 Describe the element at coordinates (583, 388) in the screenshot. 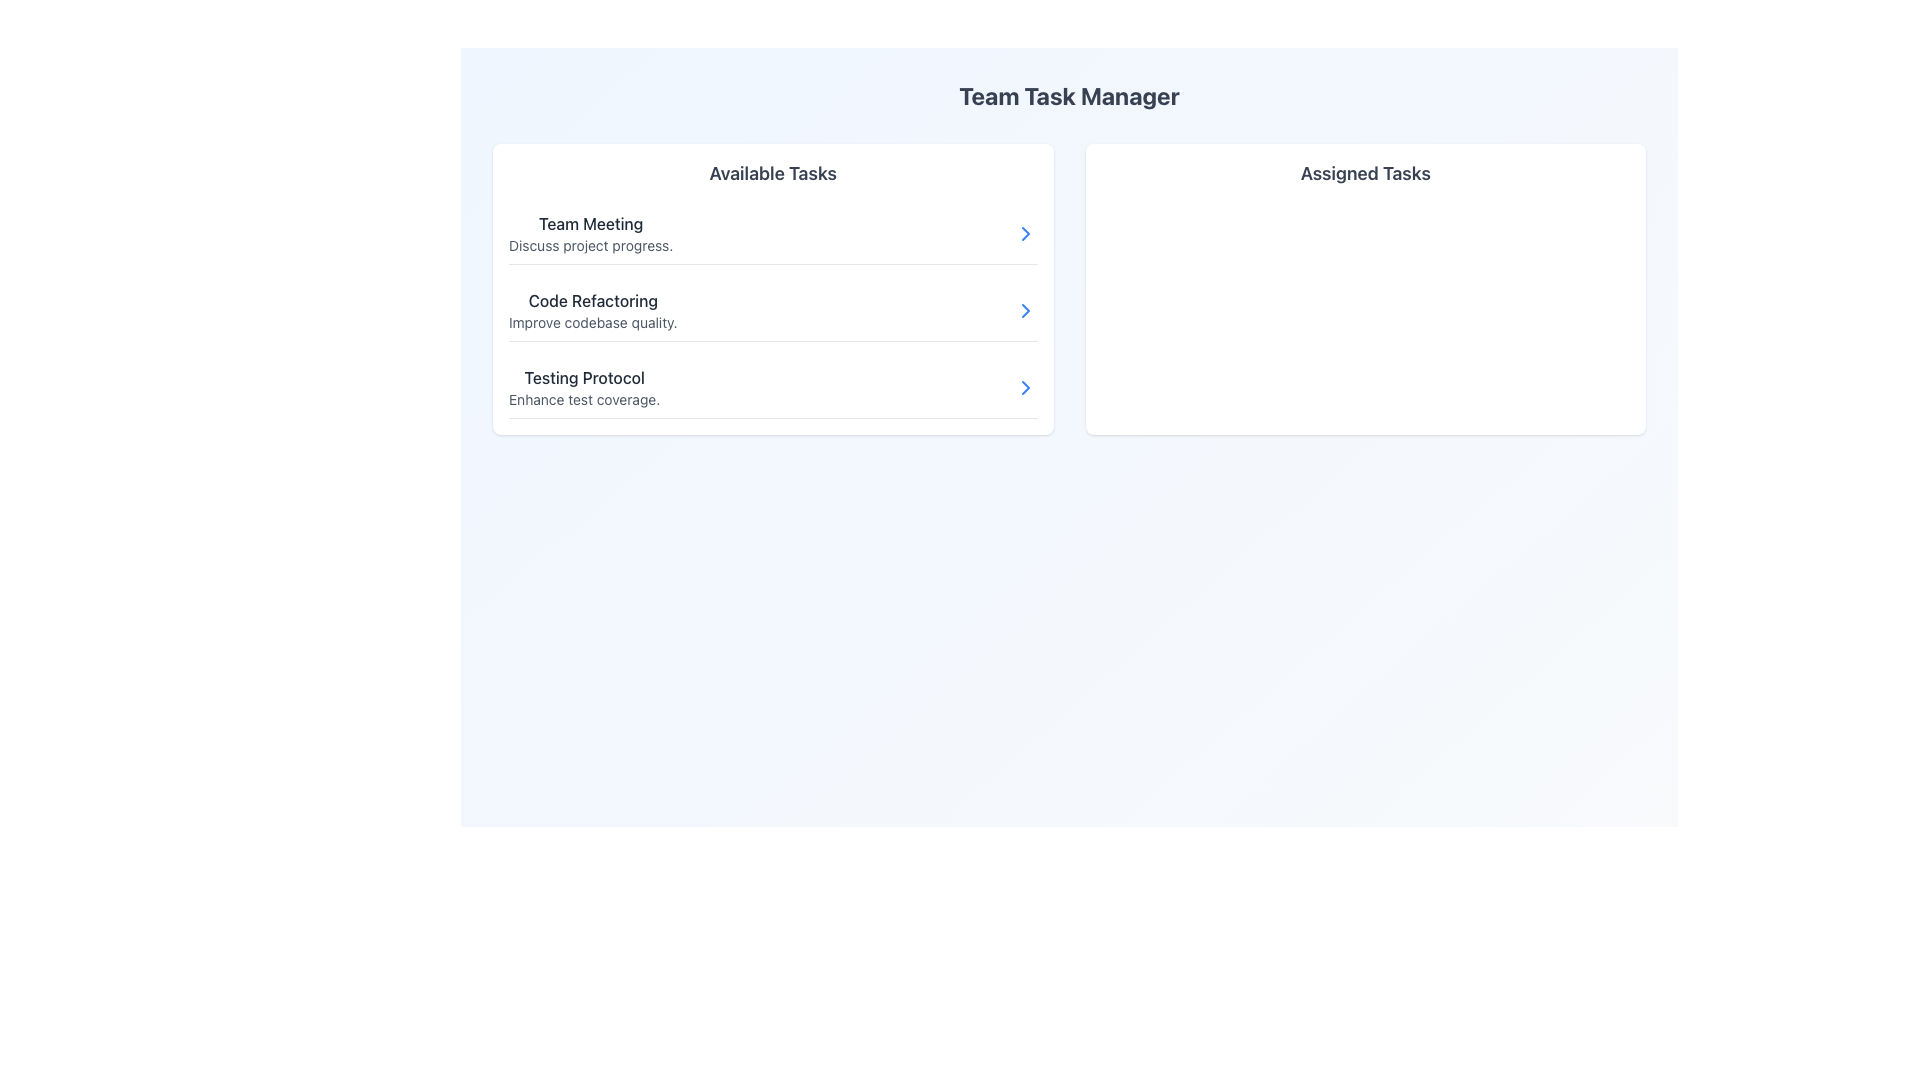

I see `the third task item in the 'Available Tasks' list` at that location.